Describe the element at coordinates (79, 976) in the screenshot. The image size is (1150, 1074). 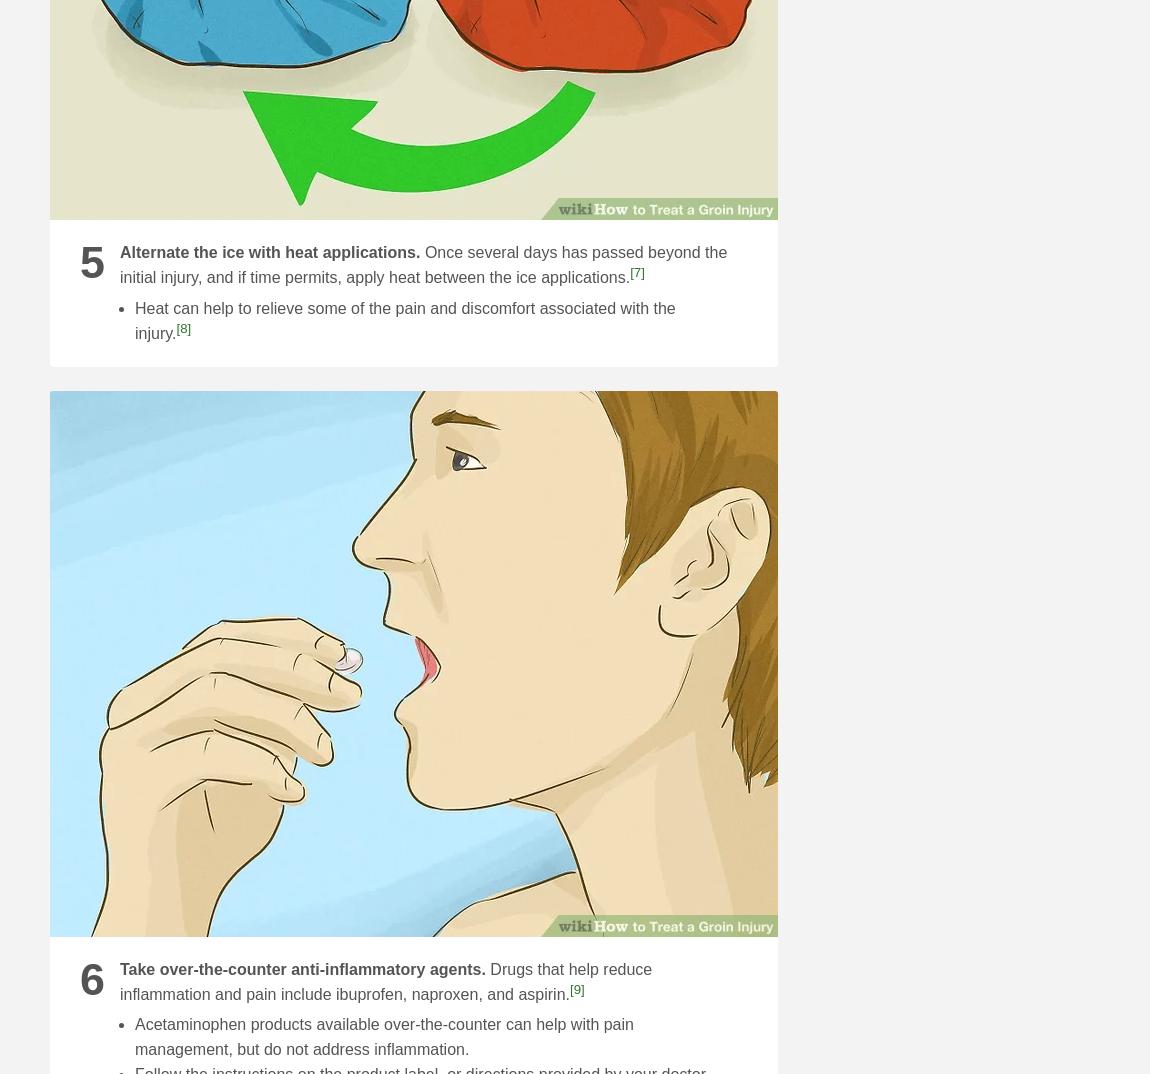
I see `'6'` at that location.